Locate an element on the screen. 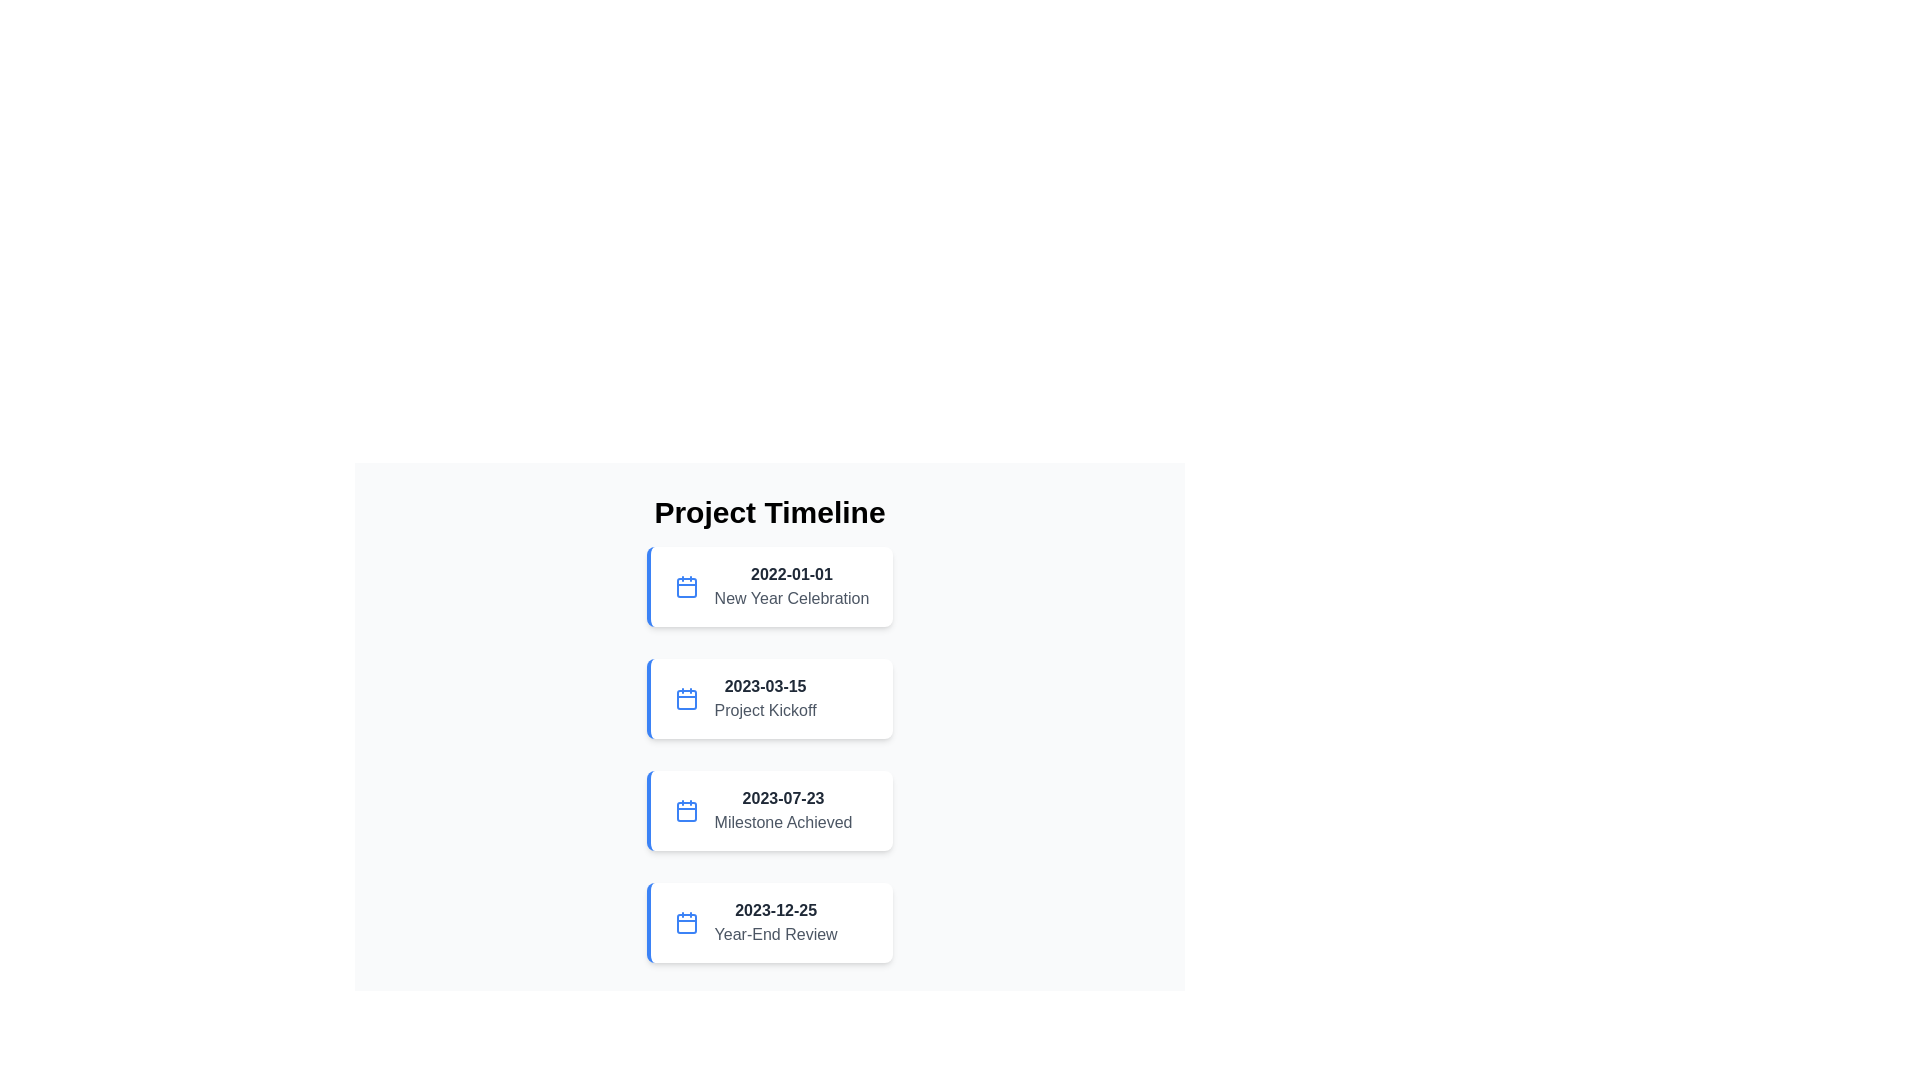  information displayed on the text label showing the date '2023-03-15' and the description 'Project Kickoff', located in the second card of the vertical timeline below the blue calendar icon is located at coordinates (764, 697).